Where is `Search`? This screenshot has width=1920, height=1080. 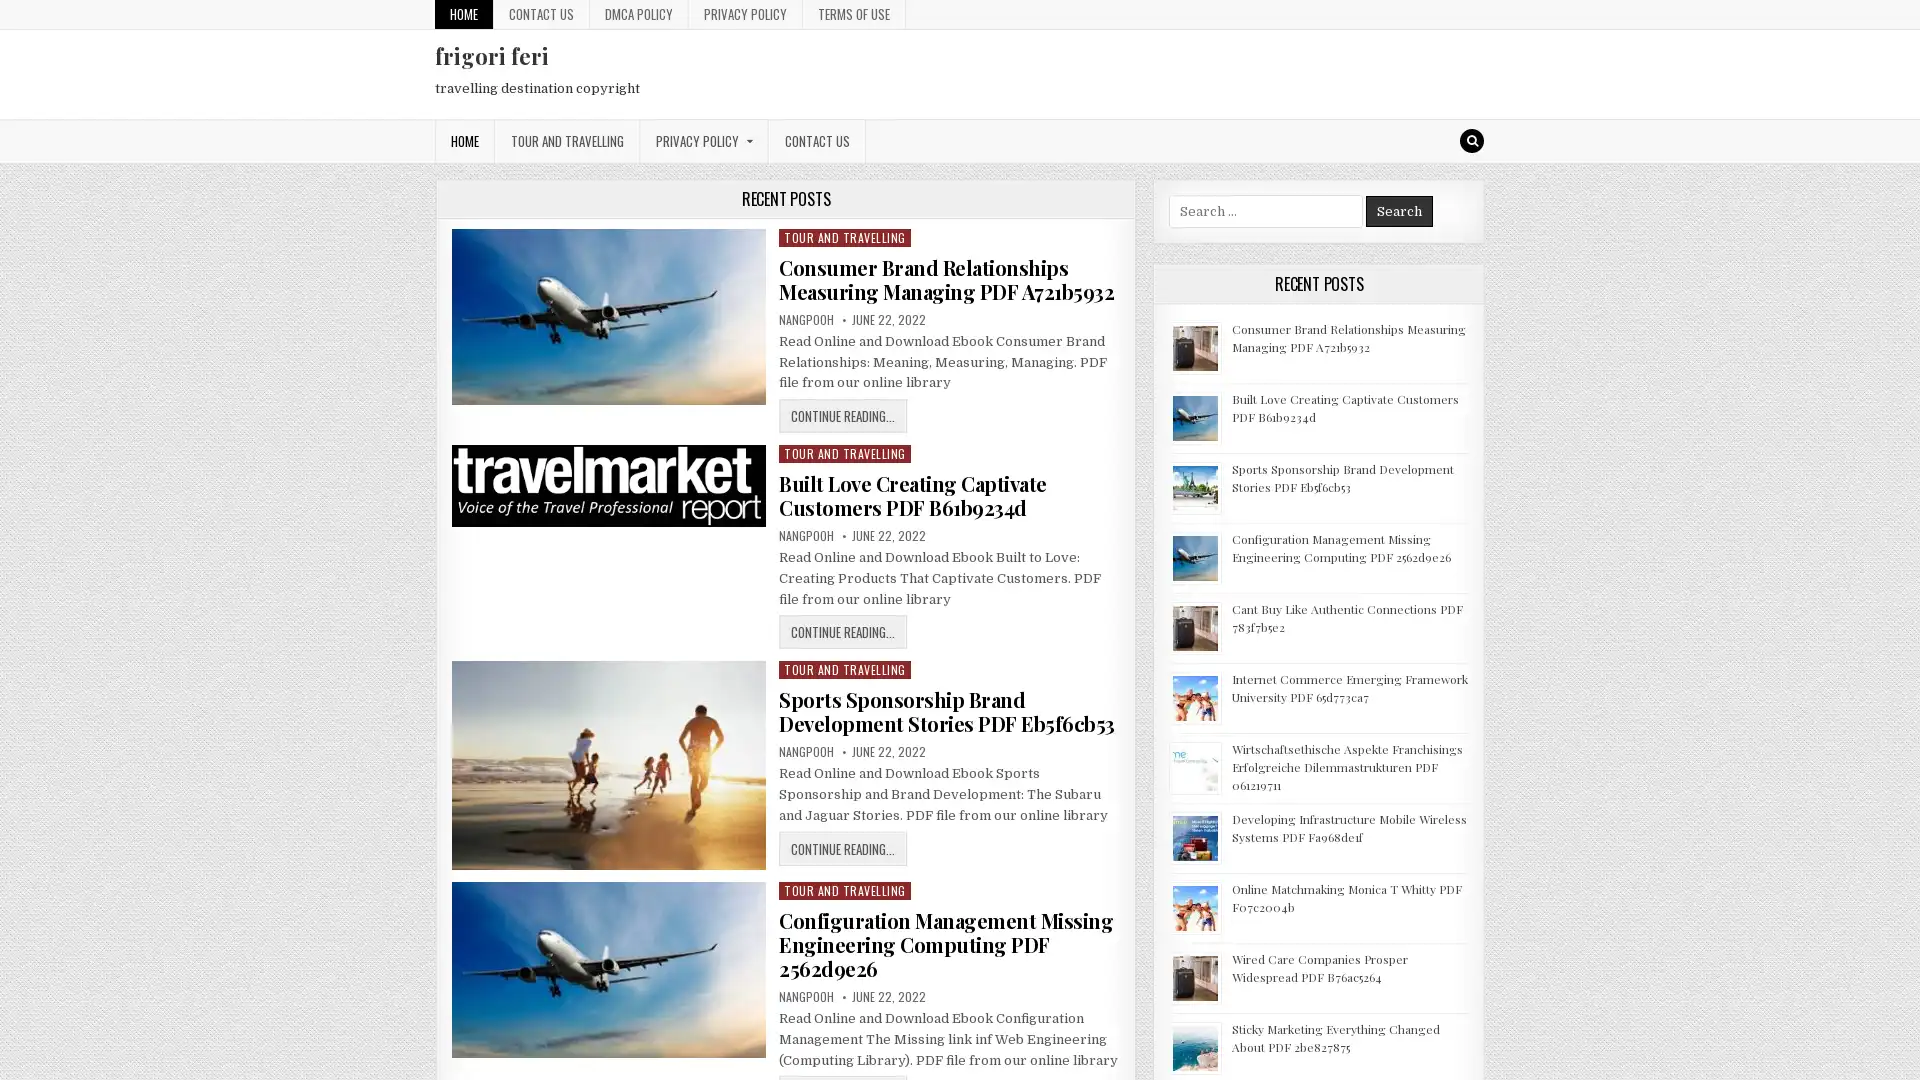 Search is located at coordinates (1398, 211).